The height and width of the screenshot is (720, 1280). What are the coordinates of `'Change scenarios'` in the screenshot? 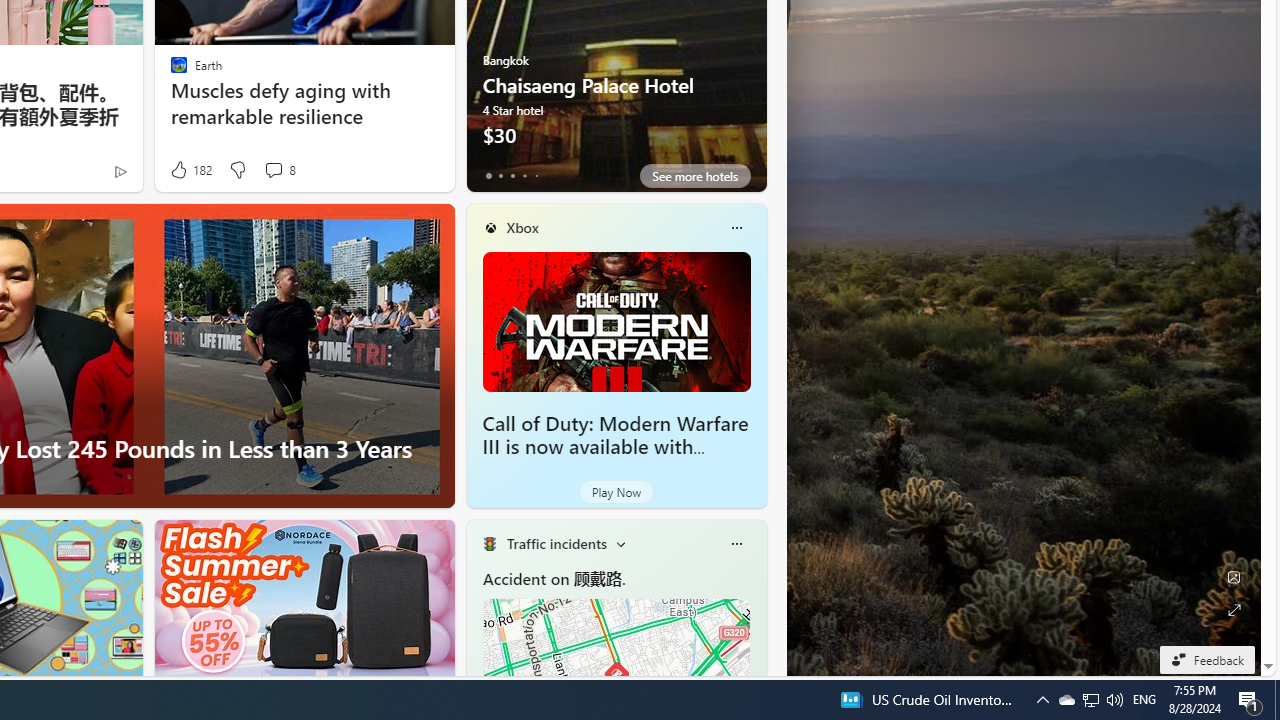 It's located at (619, 543).